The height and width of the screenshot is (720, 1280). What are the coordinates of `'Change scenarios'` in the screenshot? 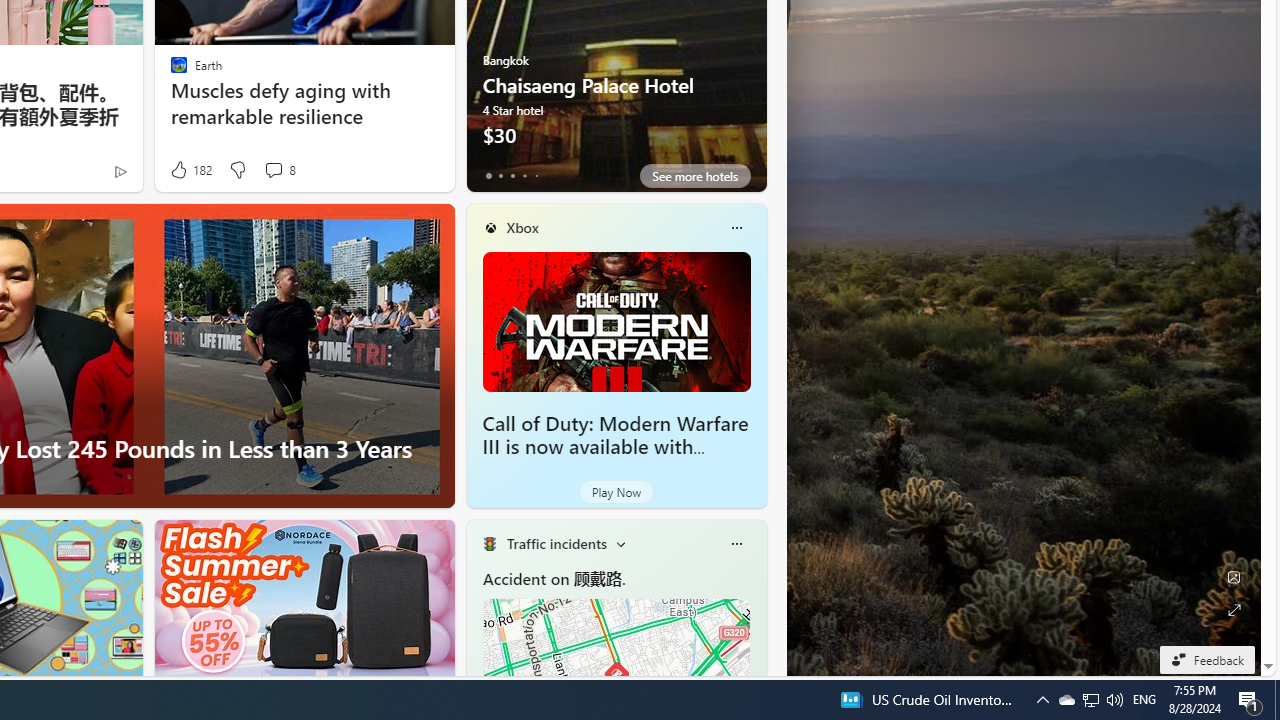 It's located at (619, 543).